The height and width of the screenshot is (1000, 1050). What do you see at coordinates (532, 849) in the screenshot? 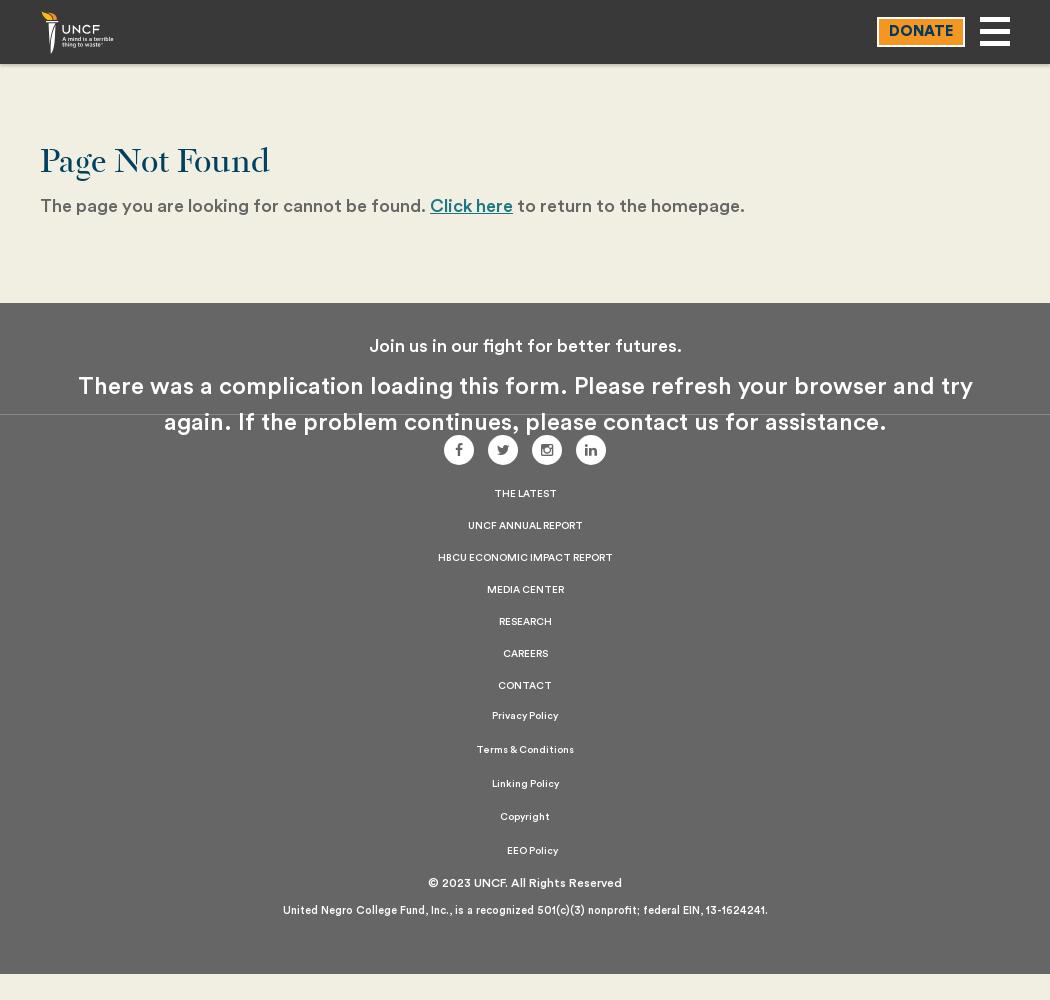
I see `'EEO Policy'` at bounding box center [532, 849].